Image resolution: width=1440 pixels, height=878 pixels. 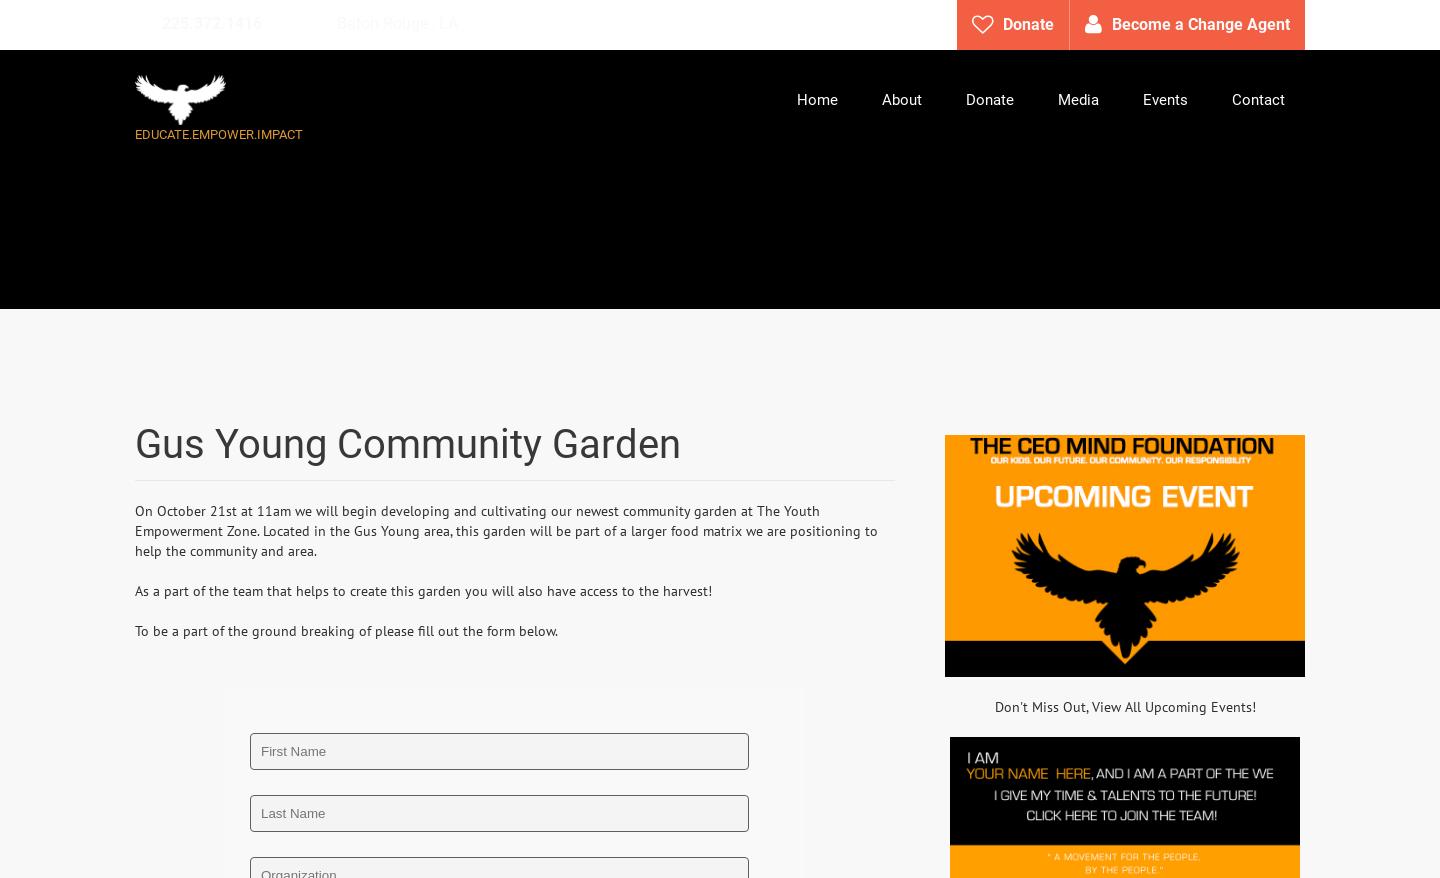 I want to click on 'As a part of the team that helps to create this garden you will also have access to the harvest!', so click(x=423, y=590).